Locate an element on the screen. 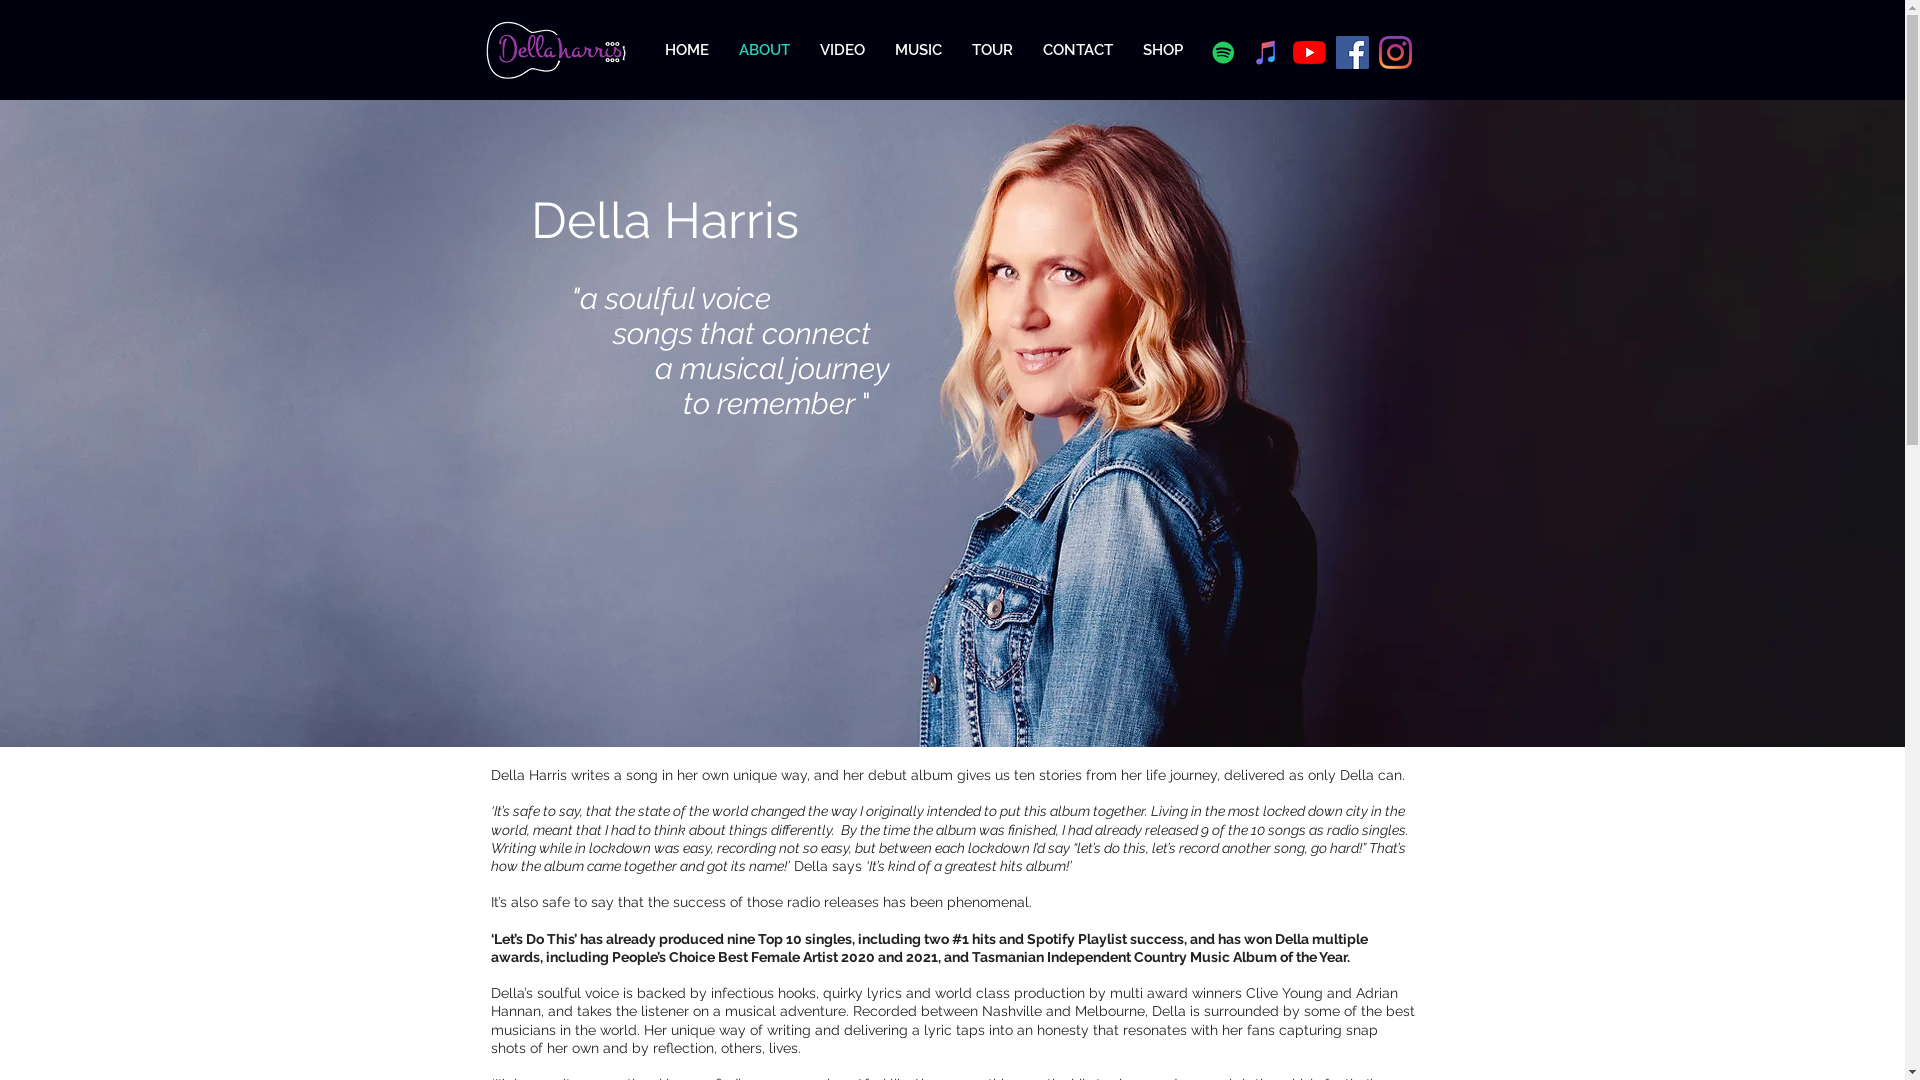 The height and width of the screenshot is (1080, 1920). 'CONTACT' is located at coordinates (1077, 49).